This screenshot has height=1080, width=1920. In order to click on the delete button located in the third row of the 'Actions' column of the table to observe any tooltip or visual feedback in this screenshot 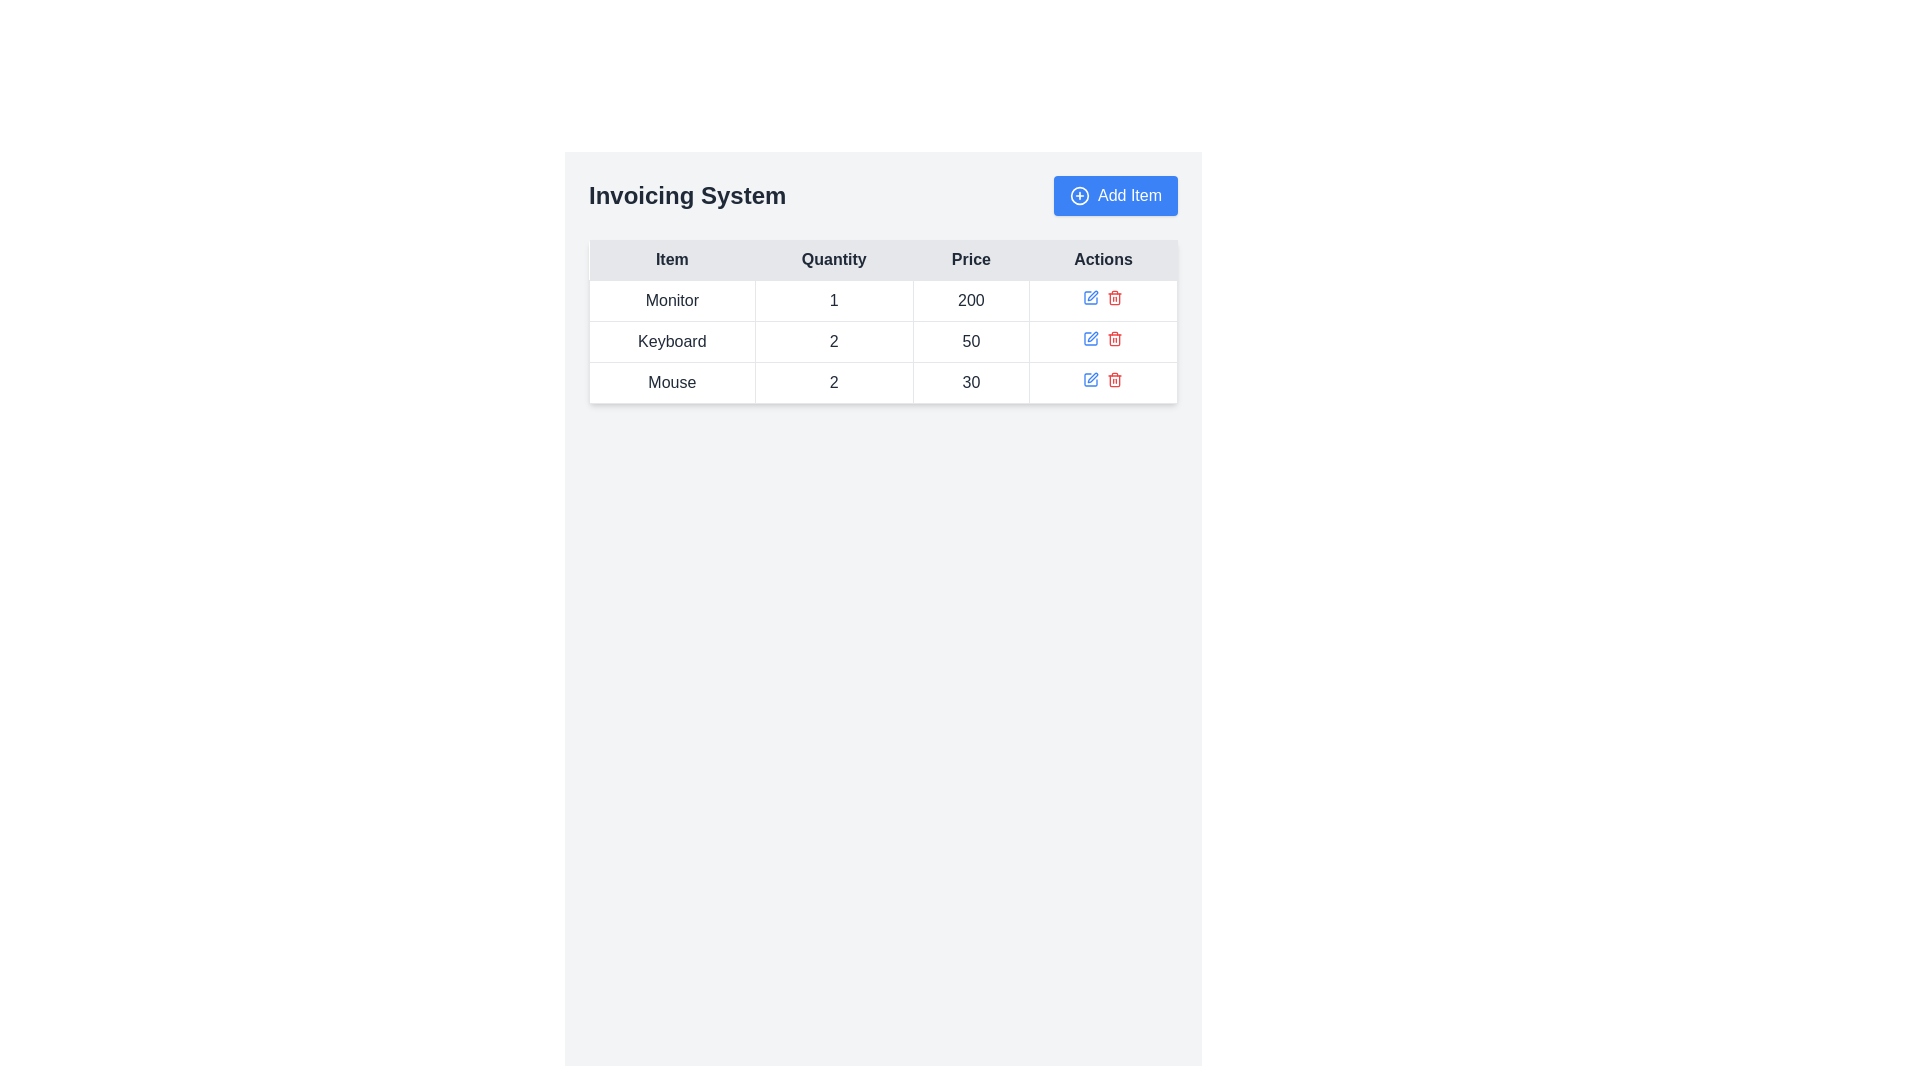, I will do `click(1114, 338)`.